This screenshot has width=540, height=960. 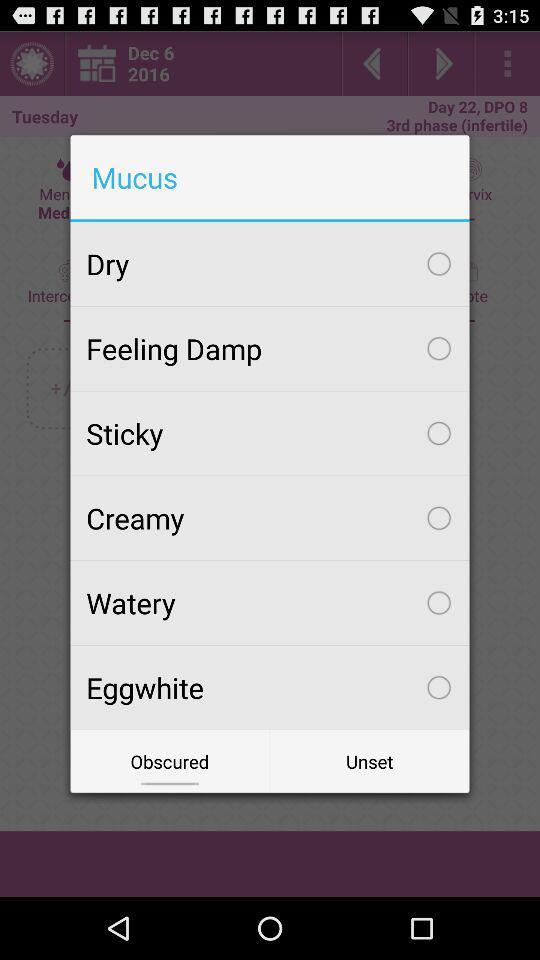 What do you see at coordinates (368, 760) in the screenshot?
I see `icon below the eggwhite checkbox` at bounding box center [368, 760].